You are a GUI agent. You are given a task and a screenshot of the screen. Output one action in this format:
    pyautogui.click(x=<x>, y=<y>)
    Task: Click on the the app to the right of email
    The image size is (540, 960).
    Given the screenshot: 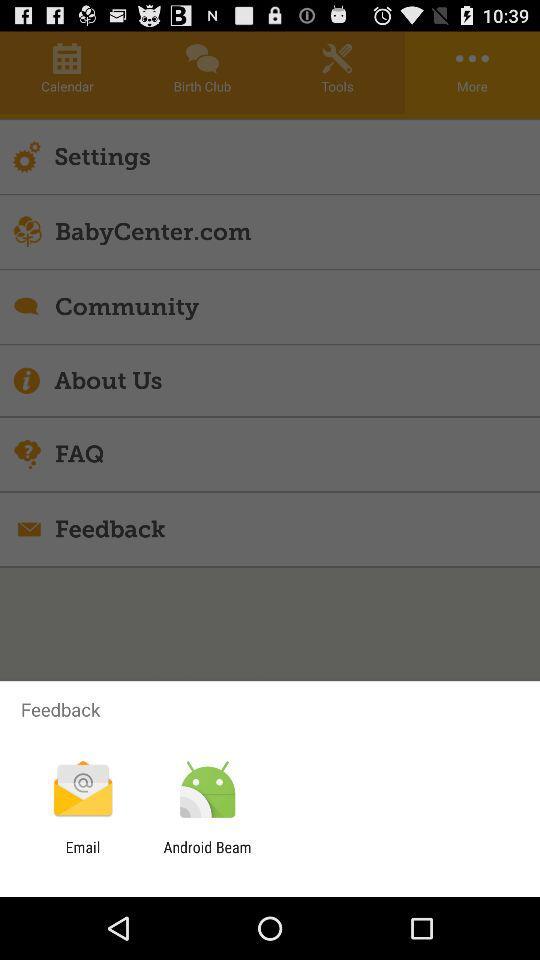 What is the action you would take?
    pyautogui.click(x=206, y=855)
    